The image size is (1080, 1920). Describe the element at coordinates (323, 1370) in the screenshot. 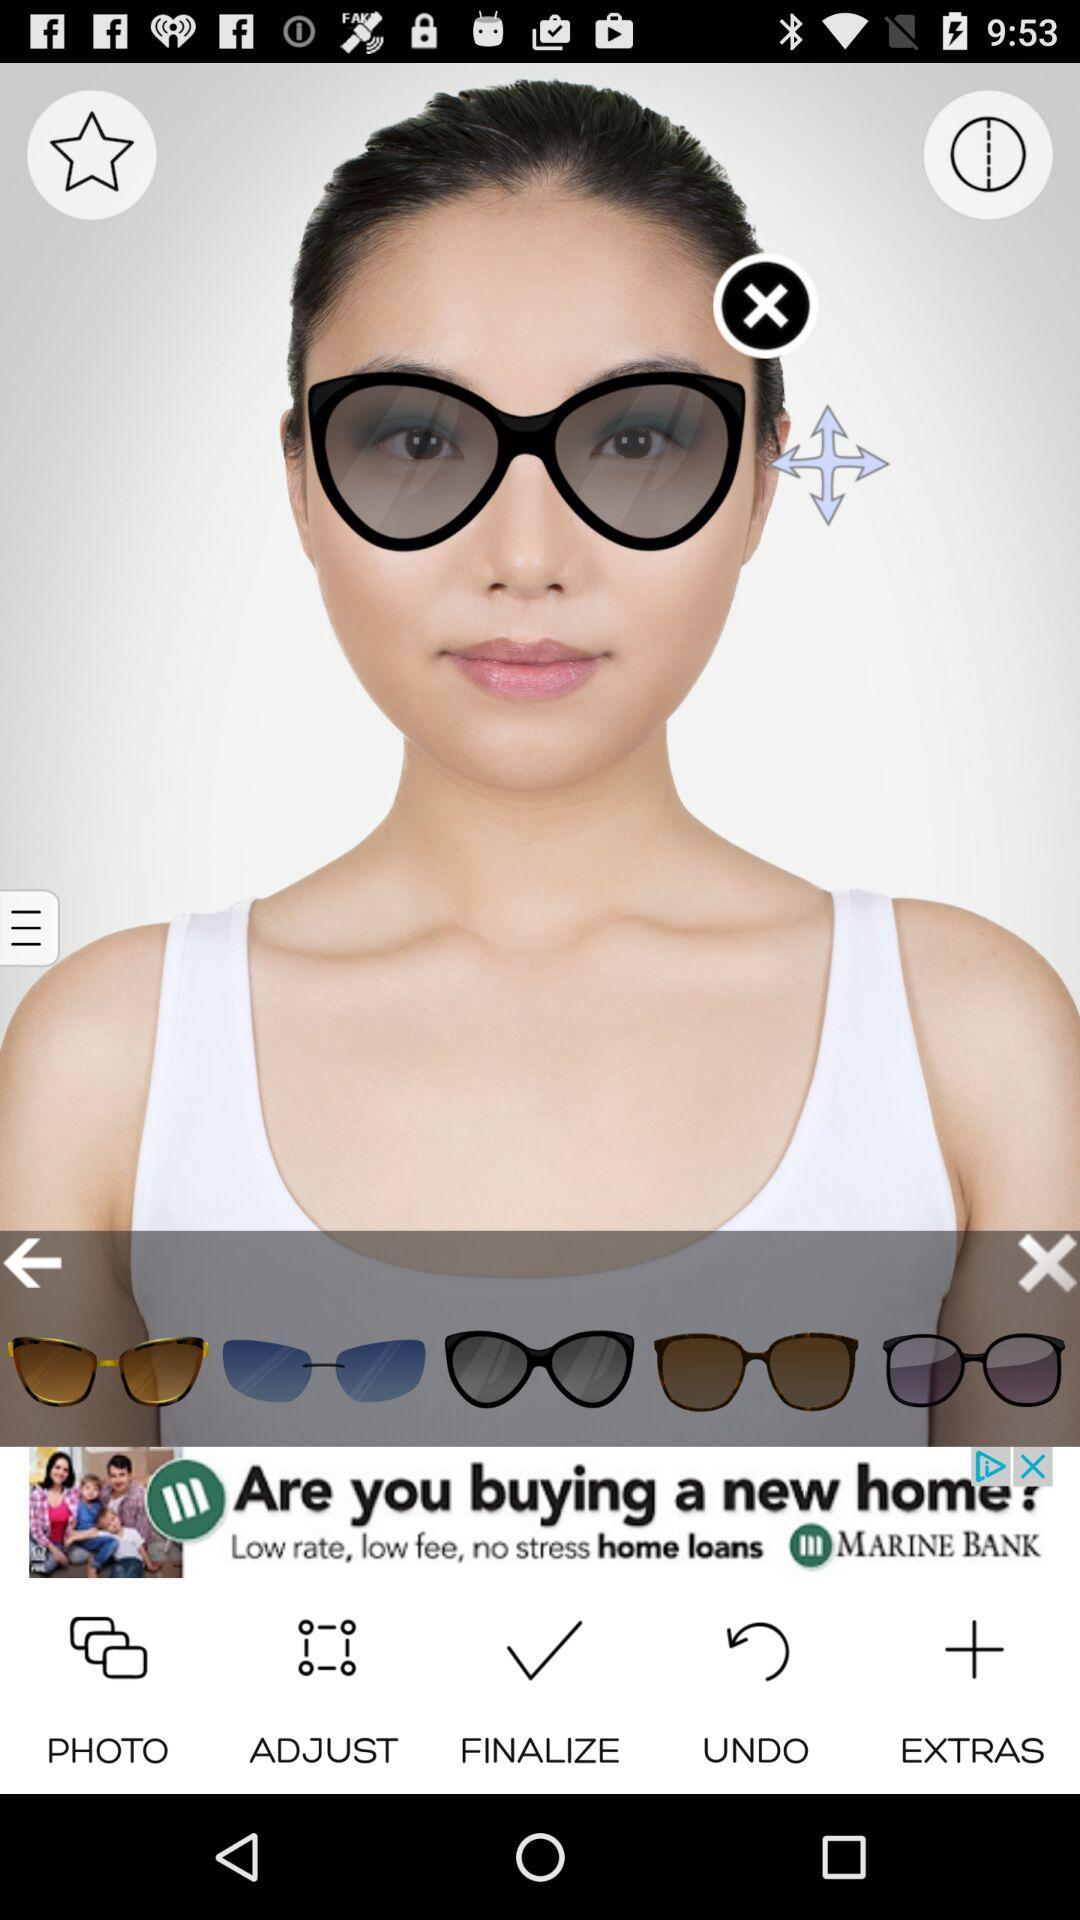

I see `choose a glass button` at that location.